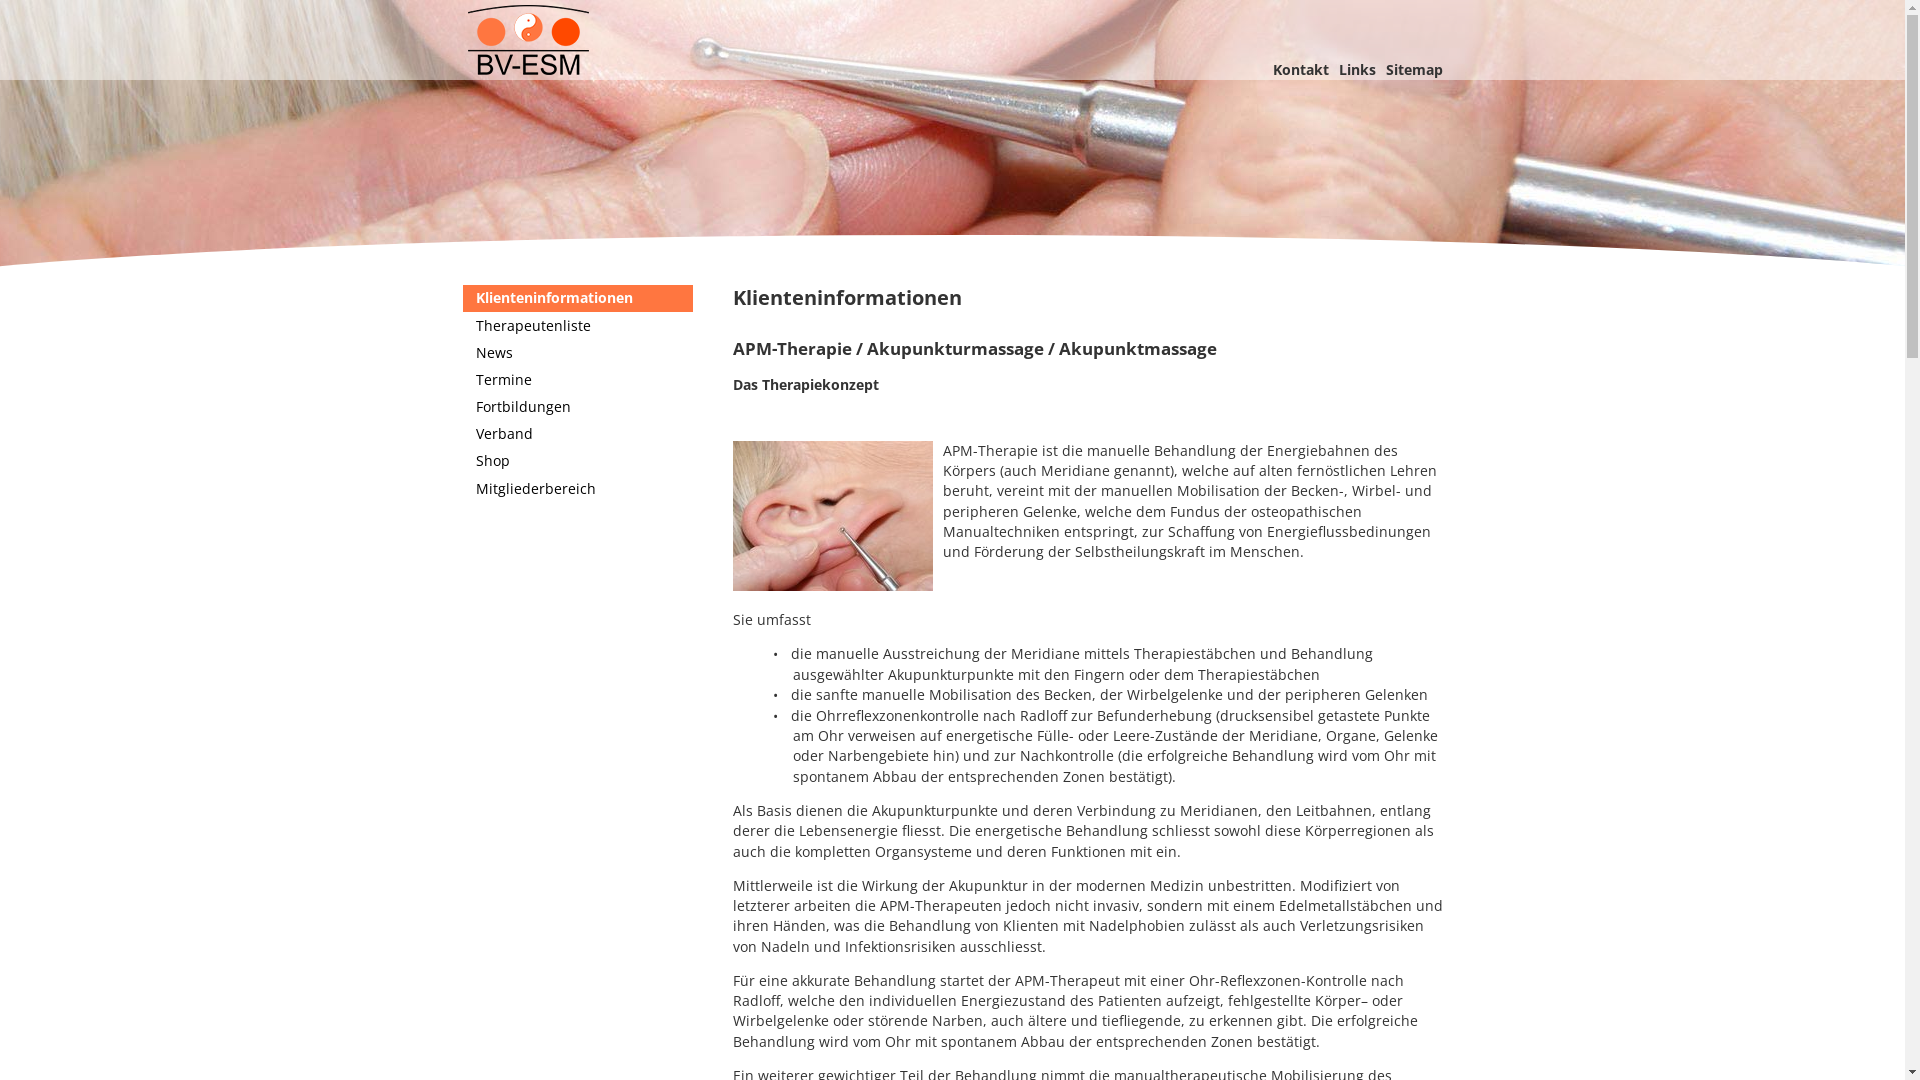  I want to click on 'Links', so click(1356, 68).